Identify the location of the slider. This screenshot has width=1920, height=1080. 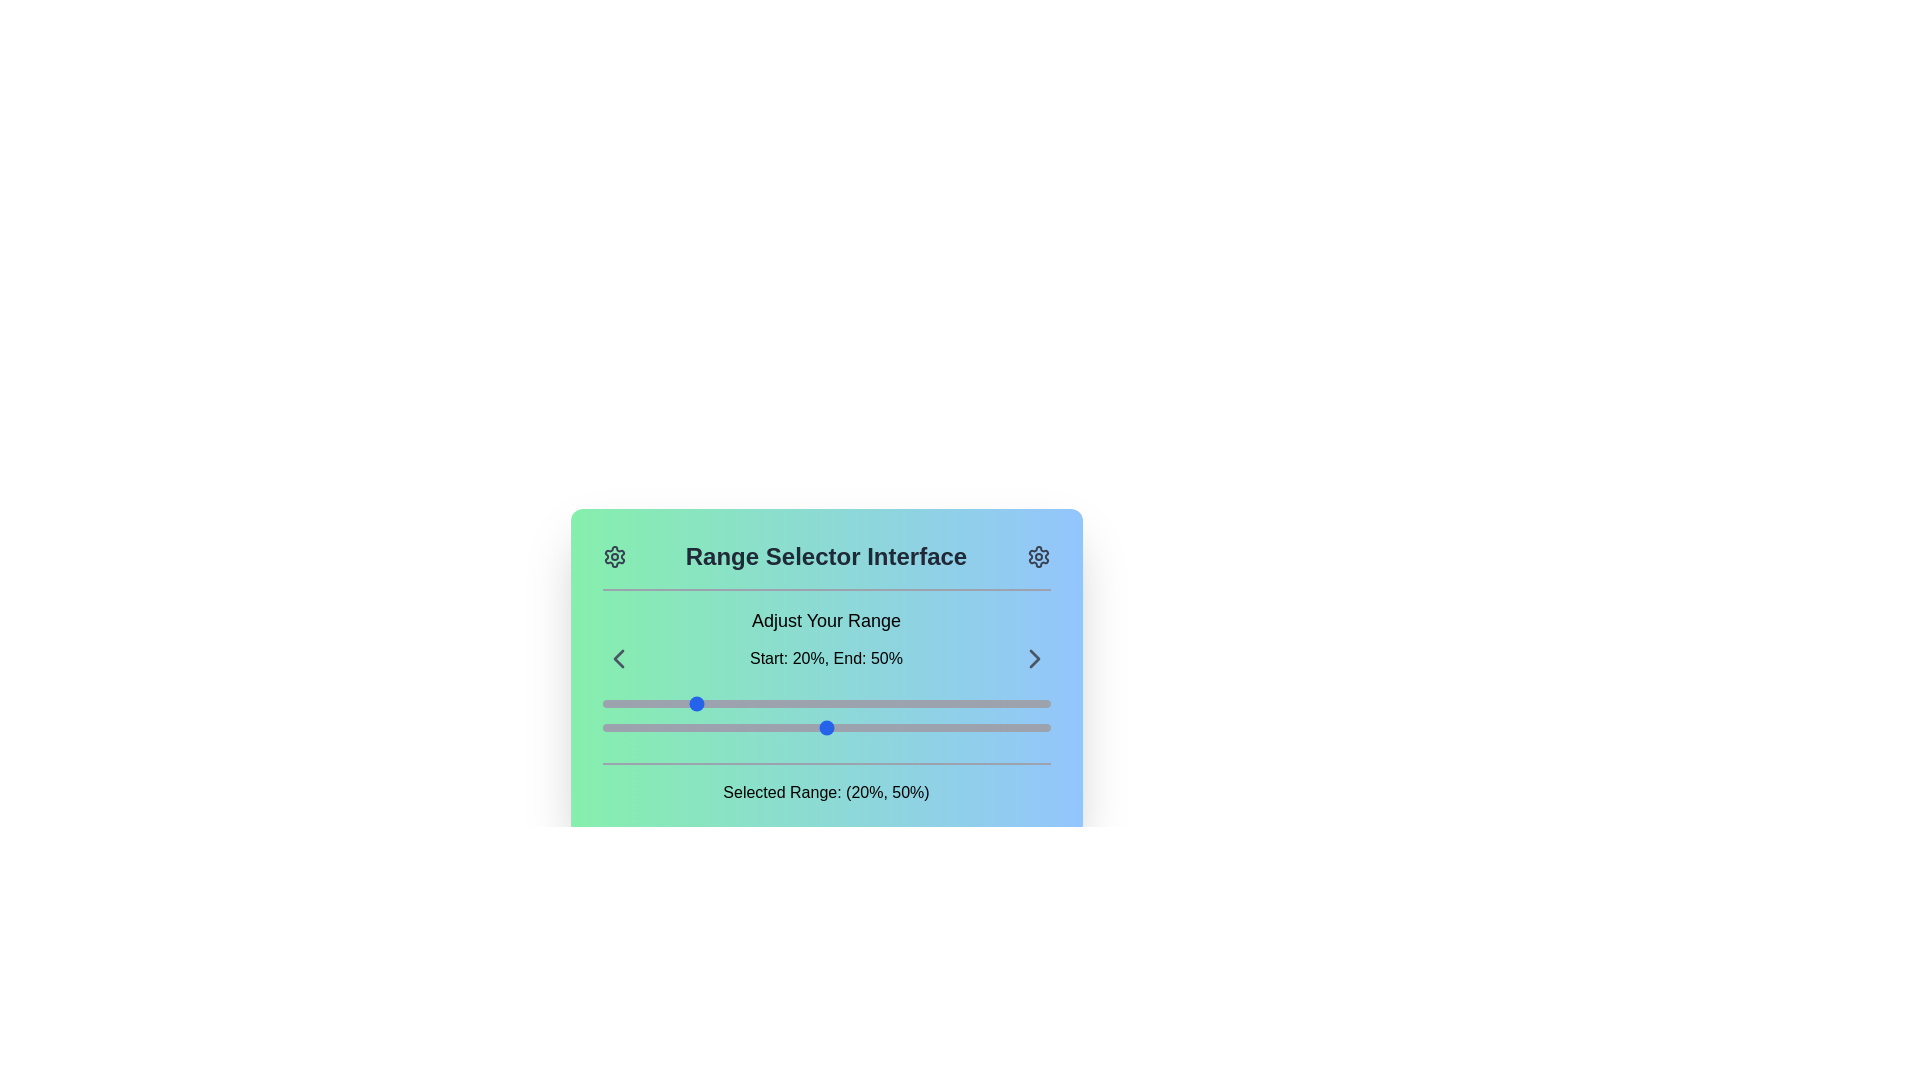
(735, 703).